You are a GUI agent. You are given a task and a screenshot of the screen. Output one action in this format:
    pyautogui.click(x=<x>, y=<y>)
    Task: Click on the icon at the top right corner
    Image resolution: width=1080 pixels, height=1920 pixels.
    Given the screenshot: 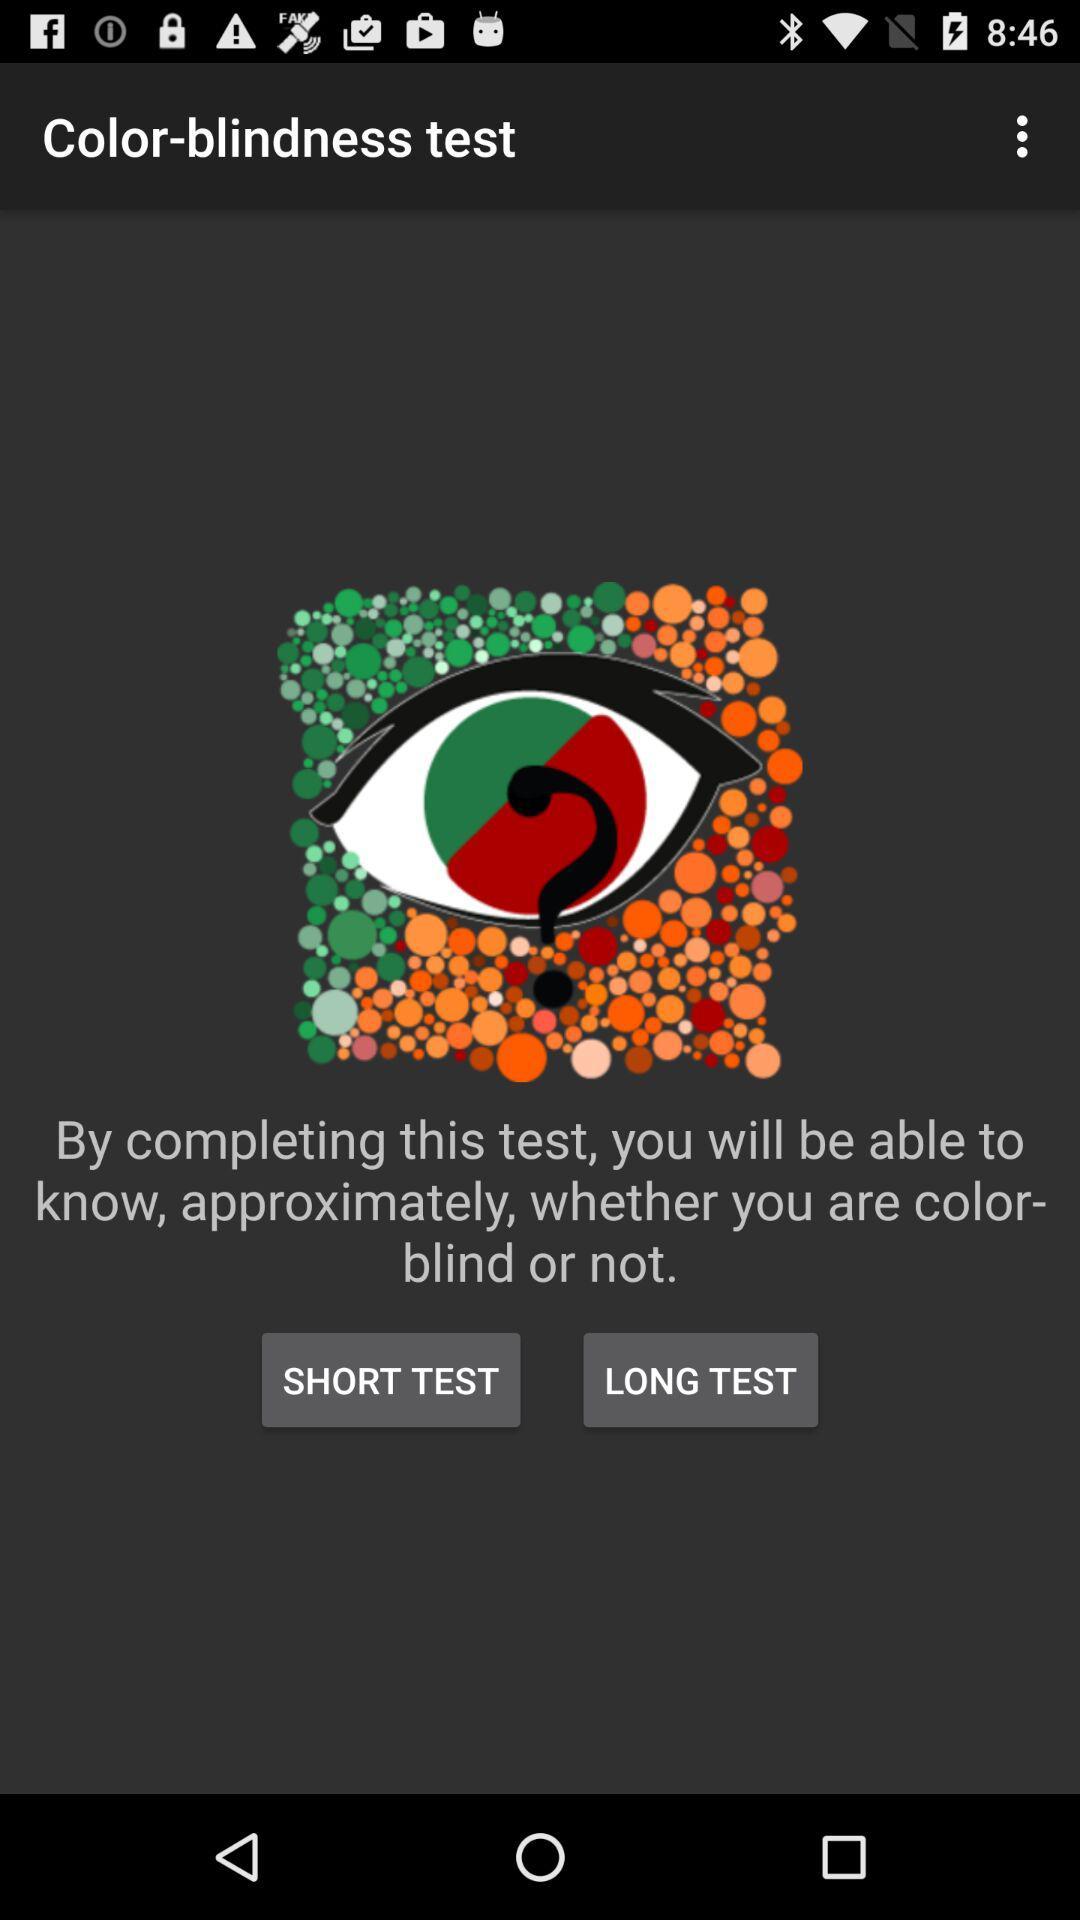 What is the action you would take?
    pyautogui.click(x=1027, y=135)
    